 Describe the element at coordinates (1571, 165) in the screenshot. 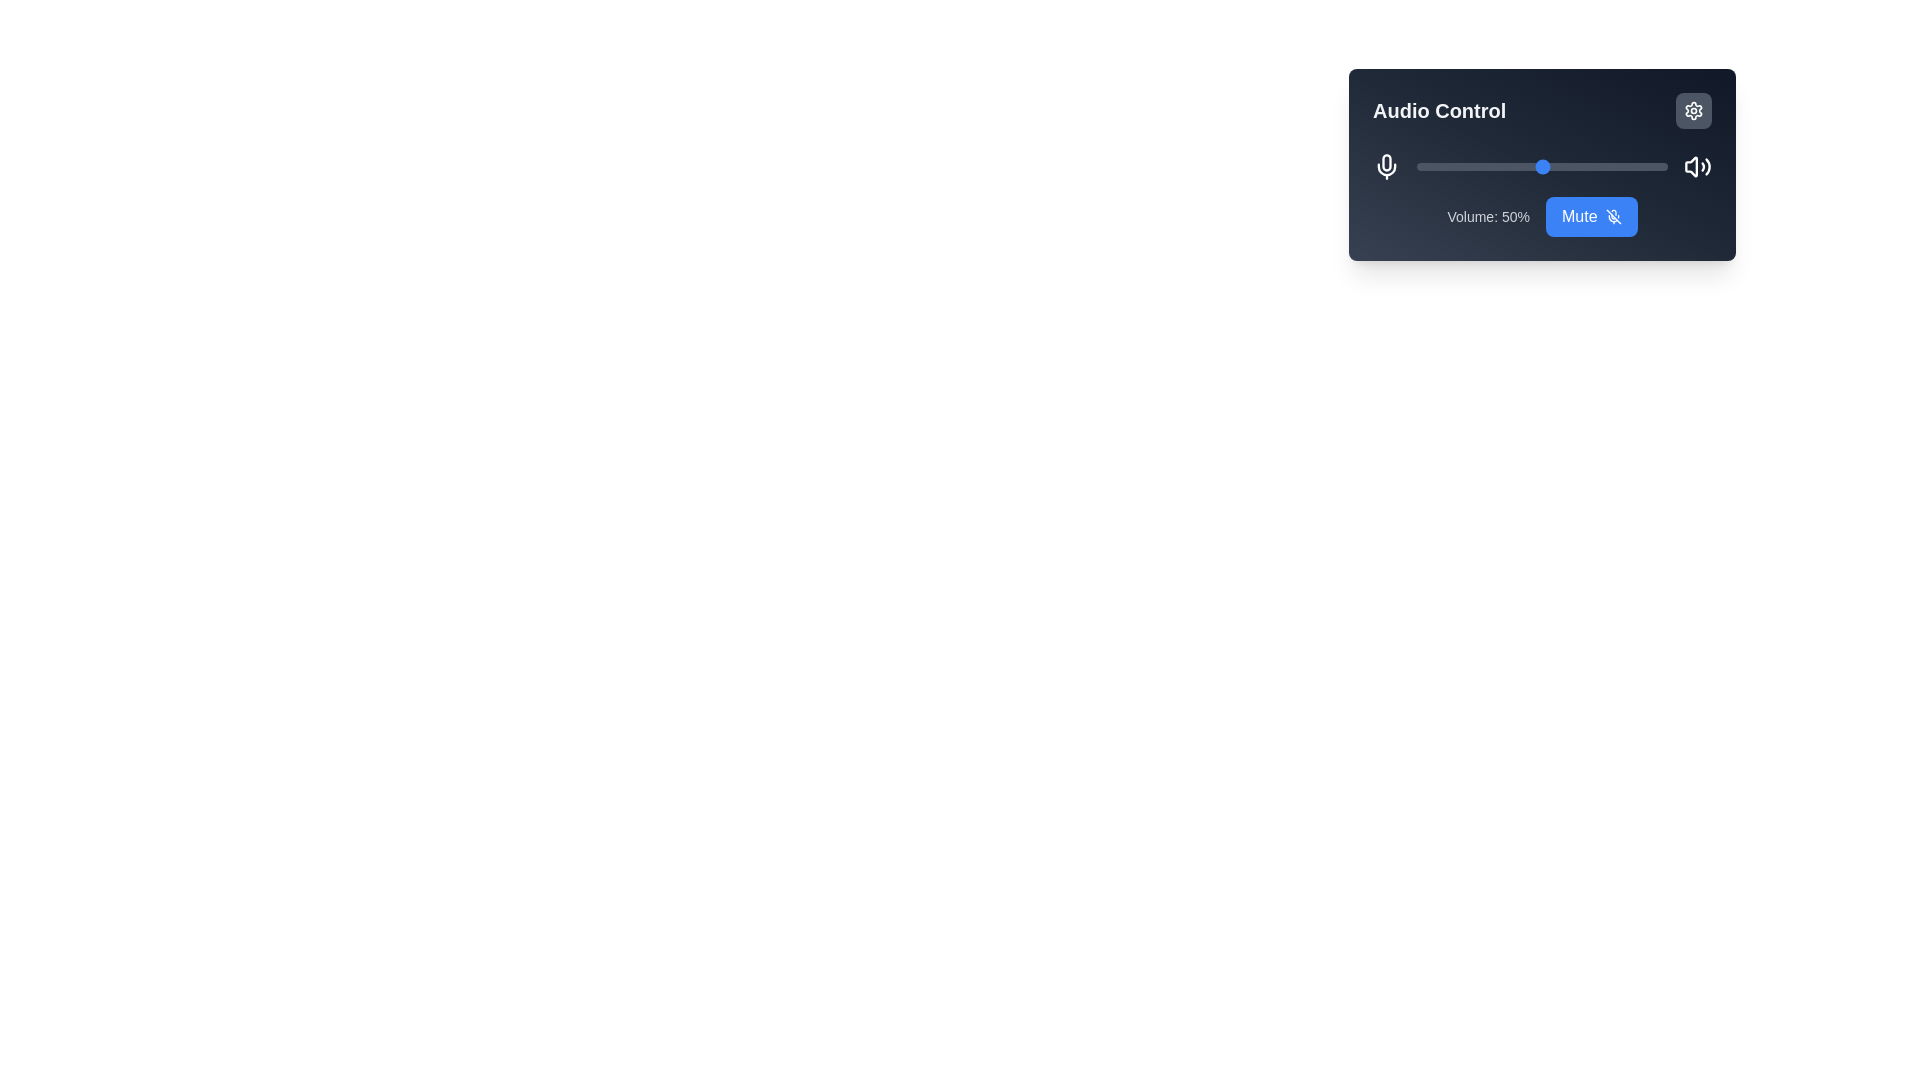

I see `the audio volume` at that location.